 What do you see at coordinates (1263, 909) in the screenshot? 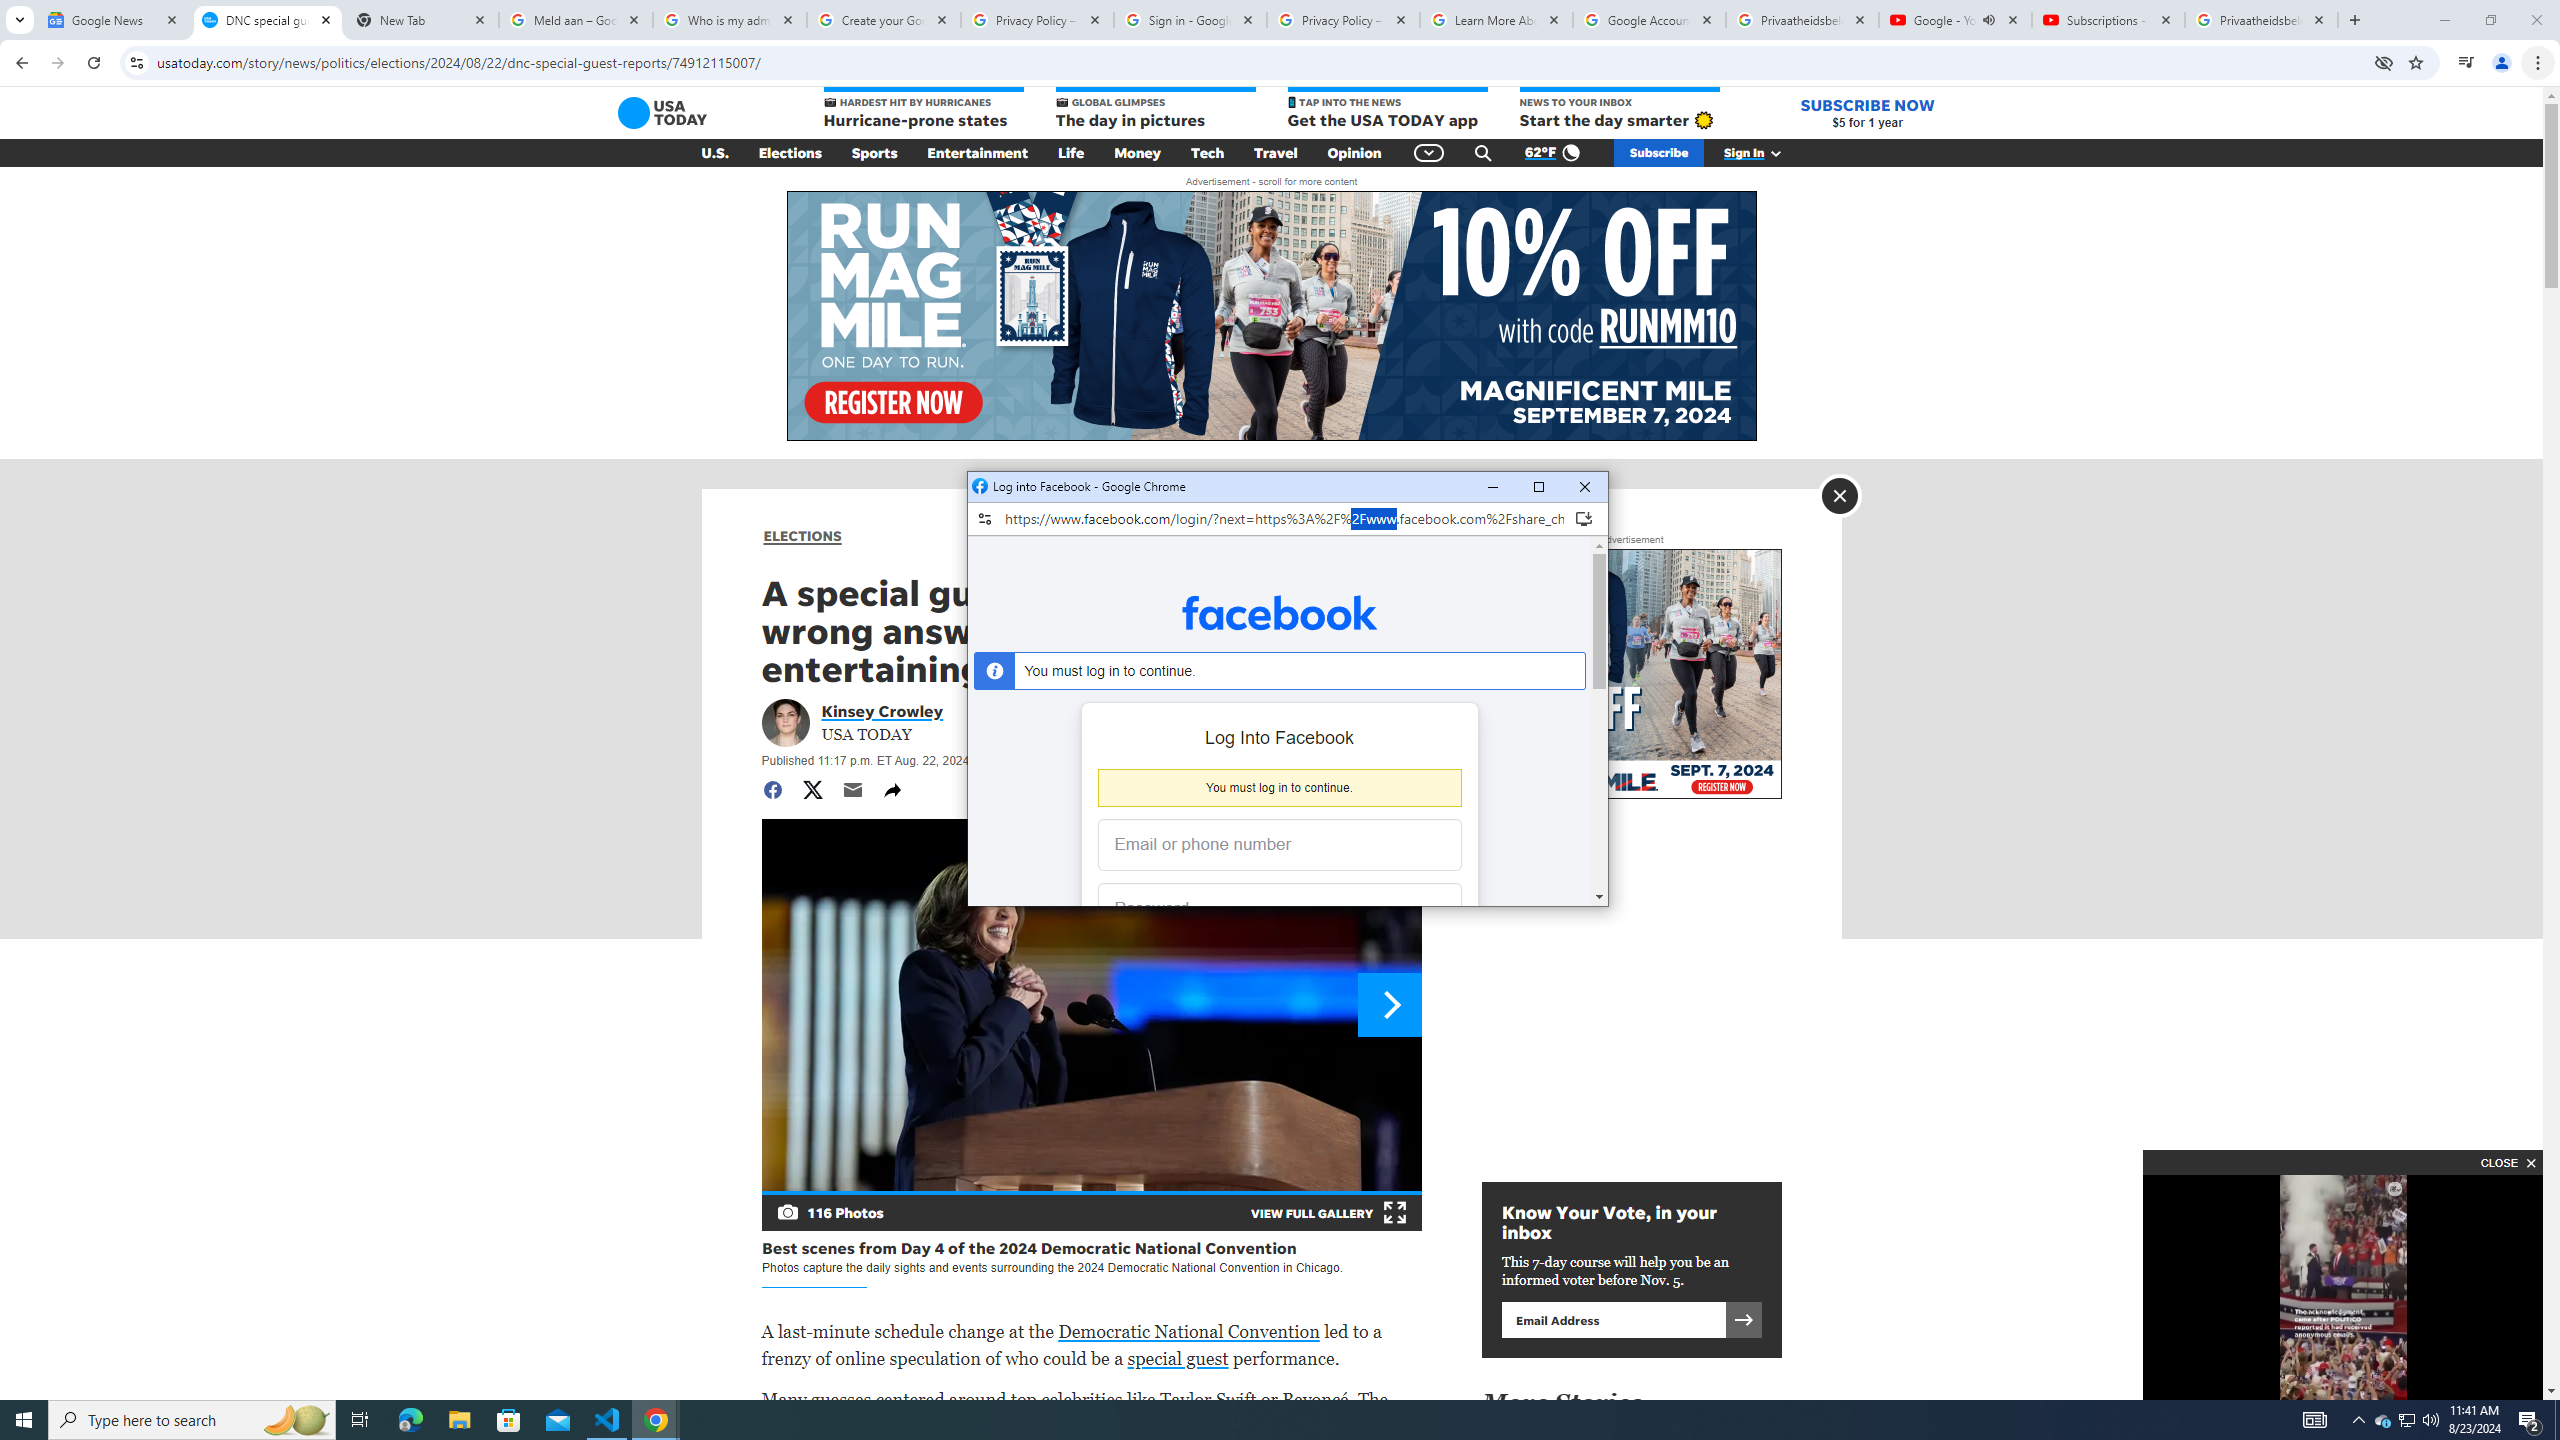
I see `'Password'` at bounding box center [1263, 909].